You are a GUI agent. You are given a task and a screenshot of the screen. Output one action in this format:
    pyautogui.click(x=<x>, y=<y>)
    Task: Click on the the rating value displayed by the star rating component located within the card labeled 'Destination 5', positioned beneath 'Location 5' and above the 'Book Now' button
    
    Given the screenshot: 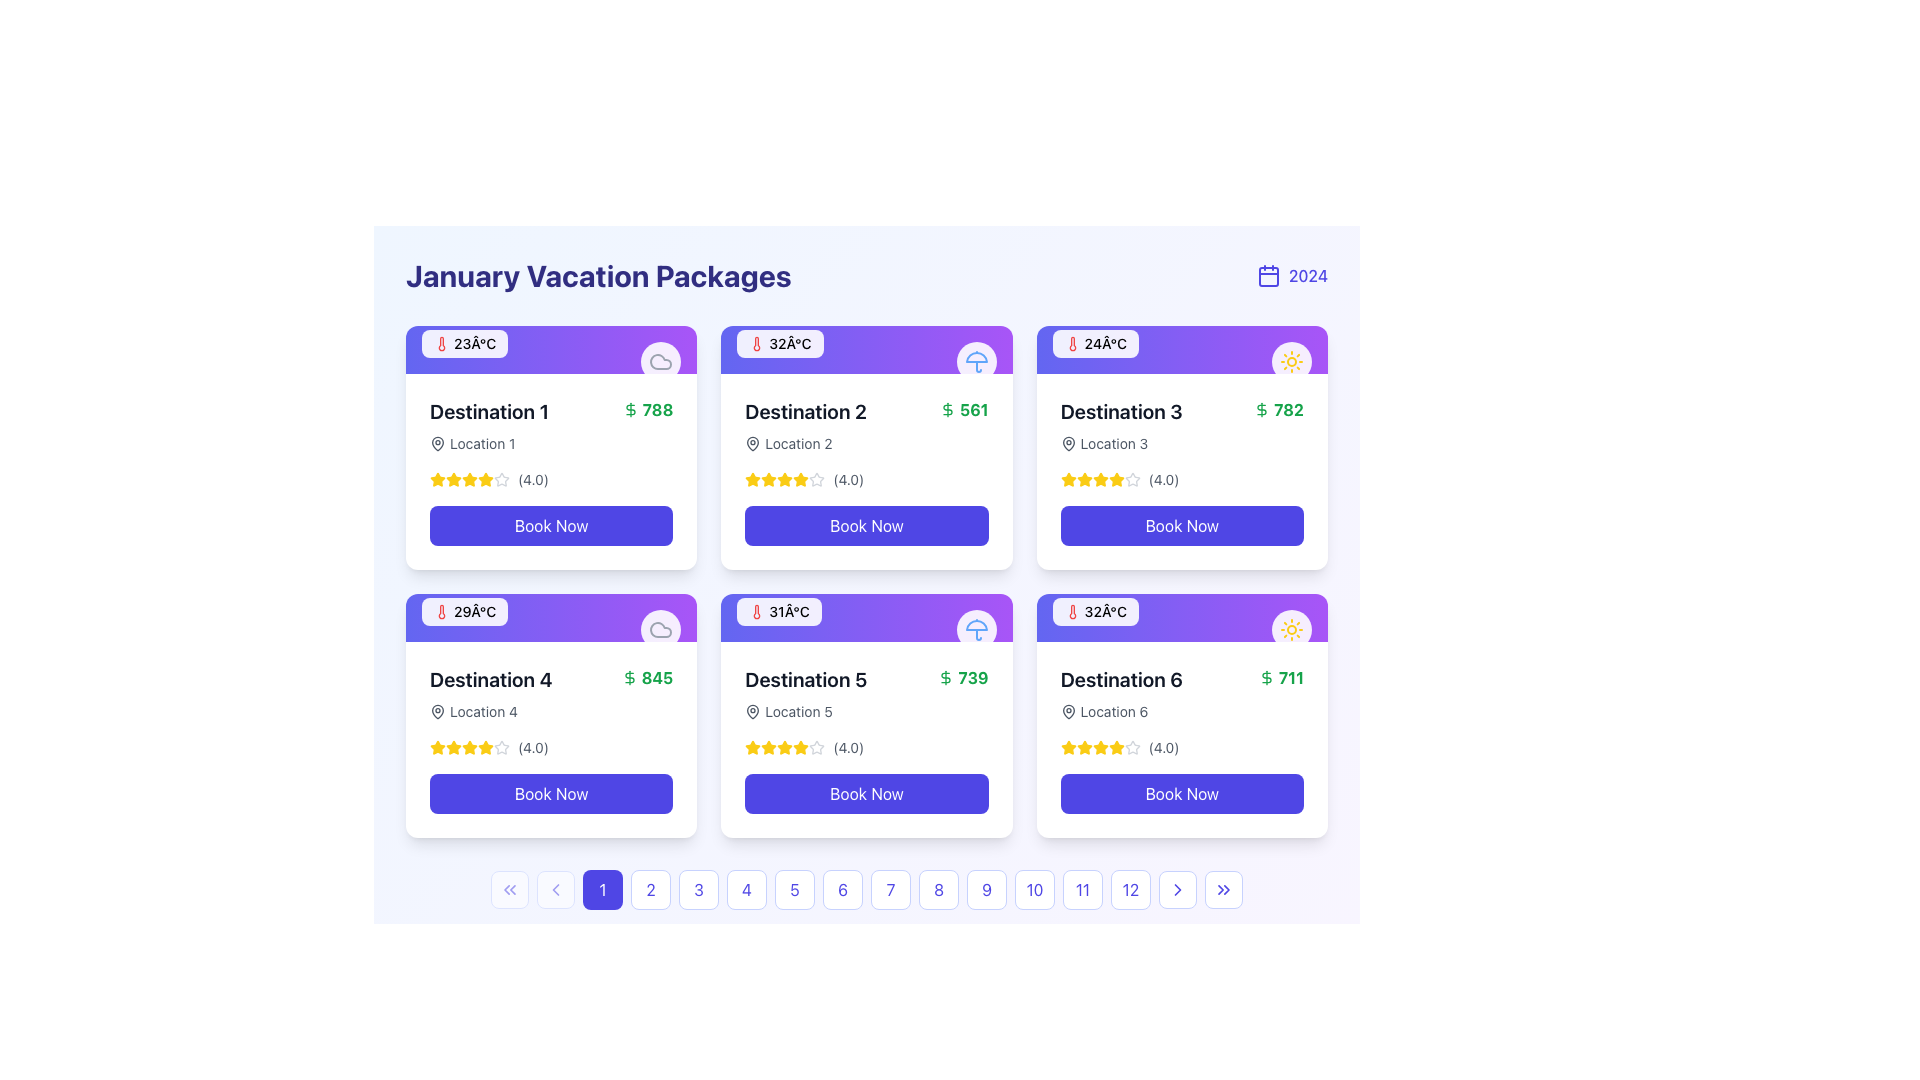 What is the action you would take?
    pyautogui.click(x=867, y=748)
    